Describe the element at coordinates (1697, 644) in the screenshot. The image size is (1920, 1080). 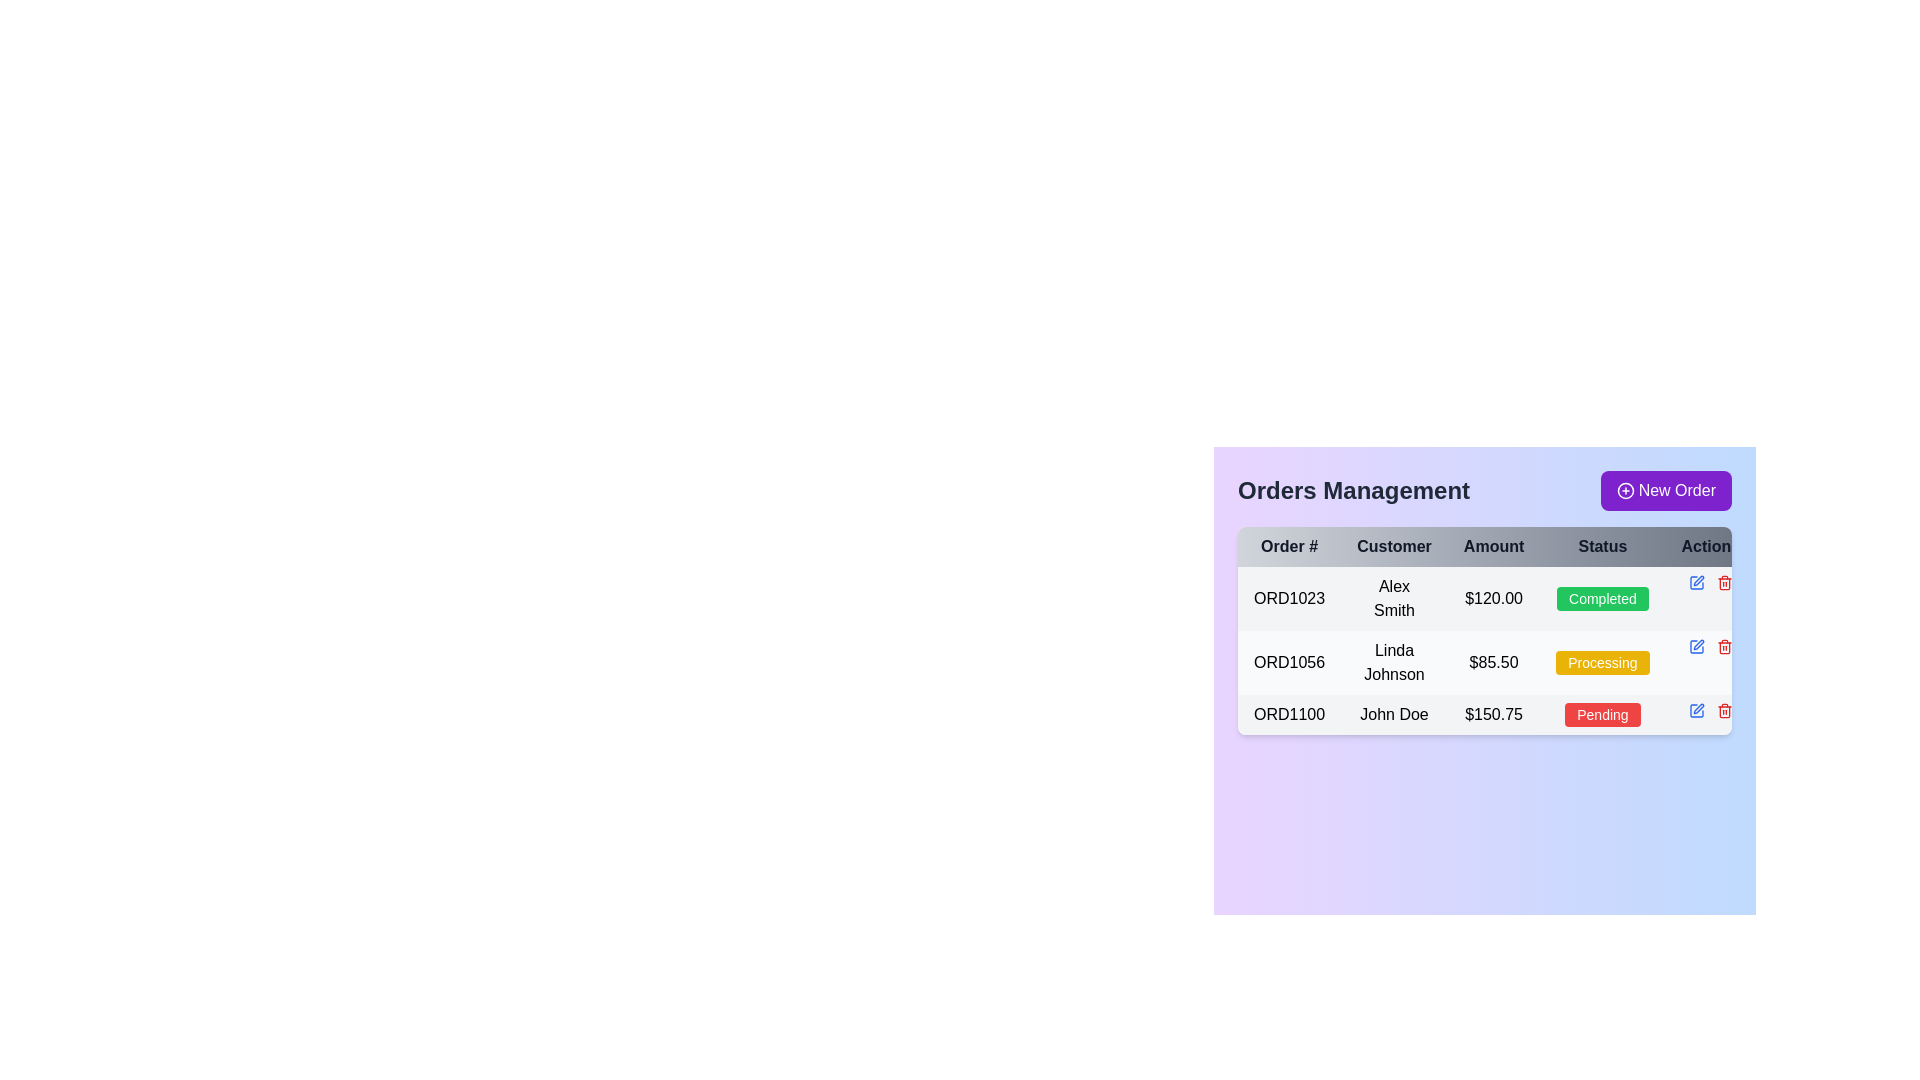
I see `the IconButton in the 'Action' column for 'Linda Johnson's order' to trigger the edit functionality` at that location.